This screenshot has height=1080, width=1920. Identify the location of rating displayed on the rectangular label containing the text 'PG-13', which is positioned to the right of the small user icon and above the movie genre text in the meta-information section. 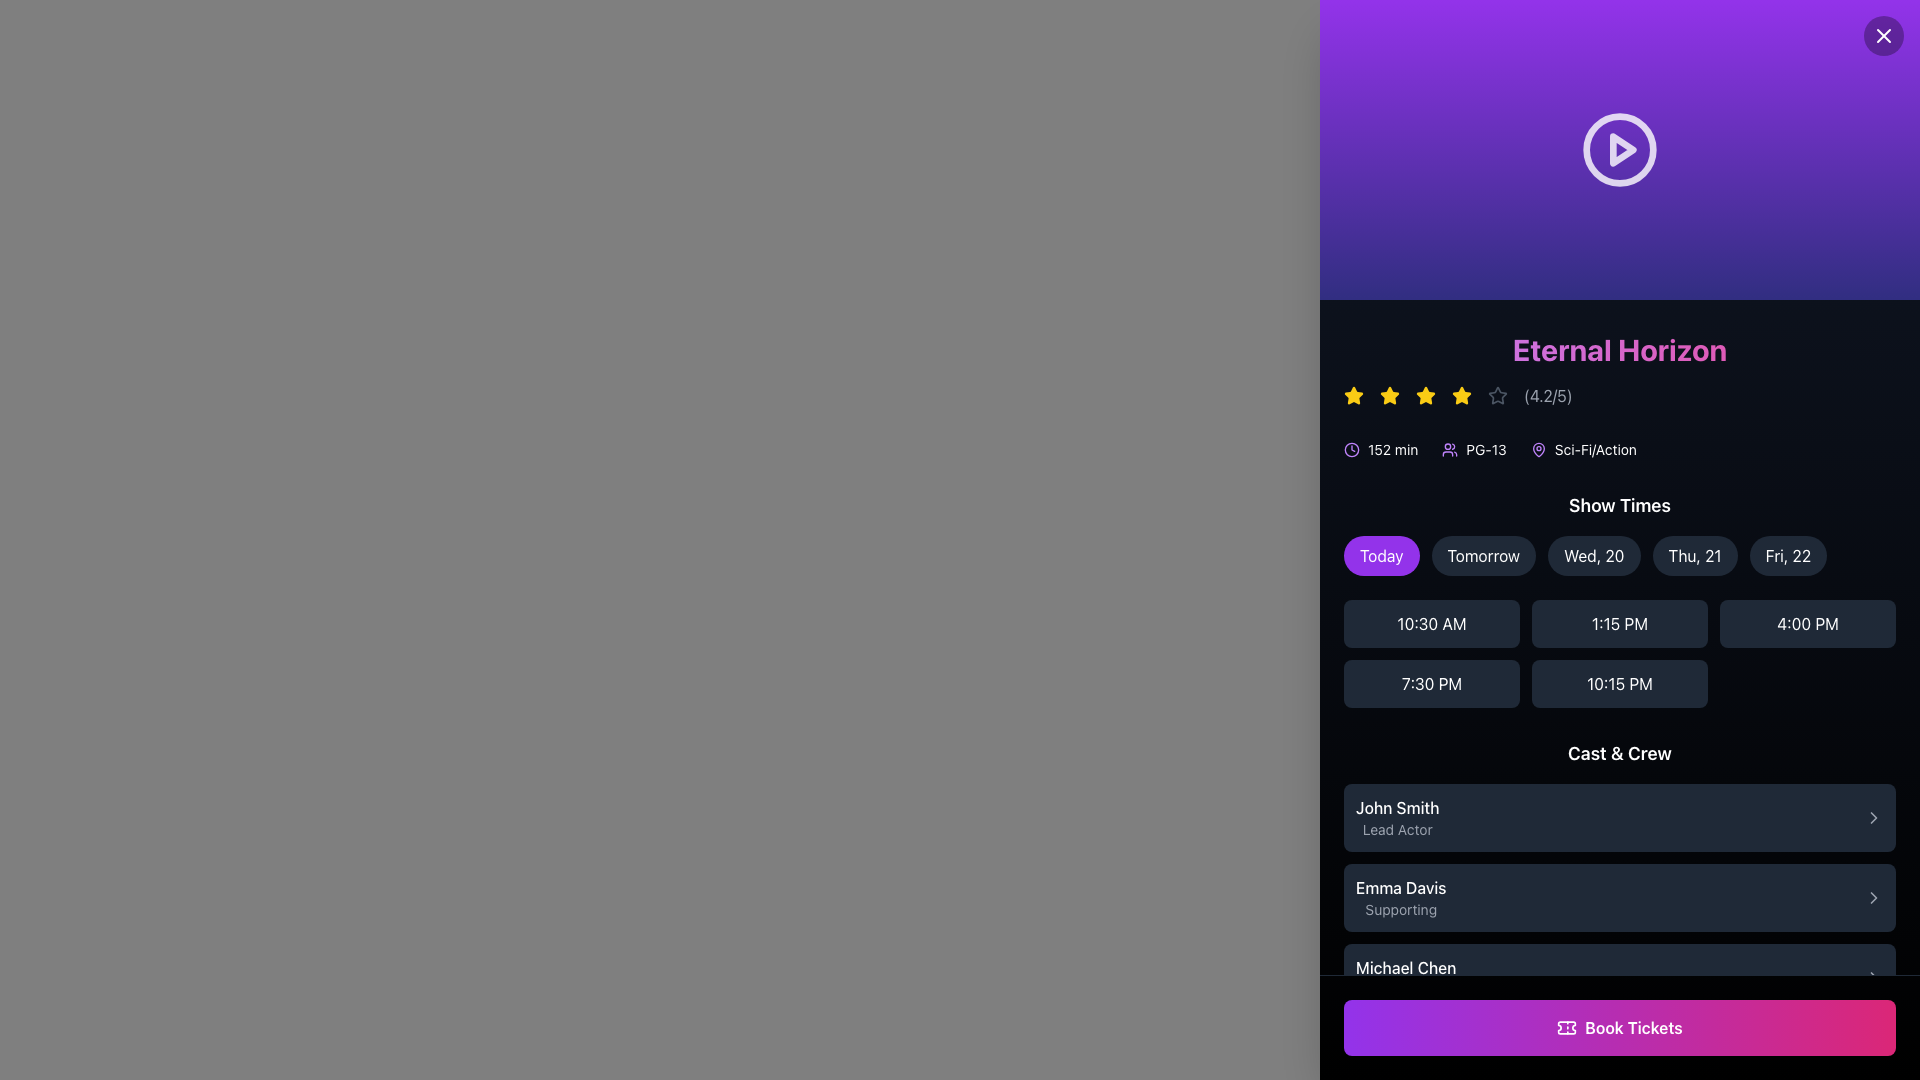
(1486, 450).